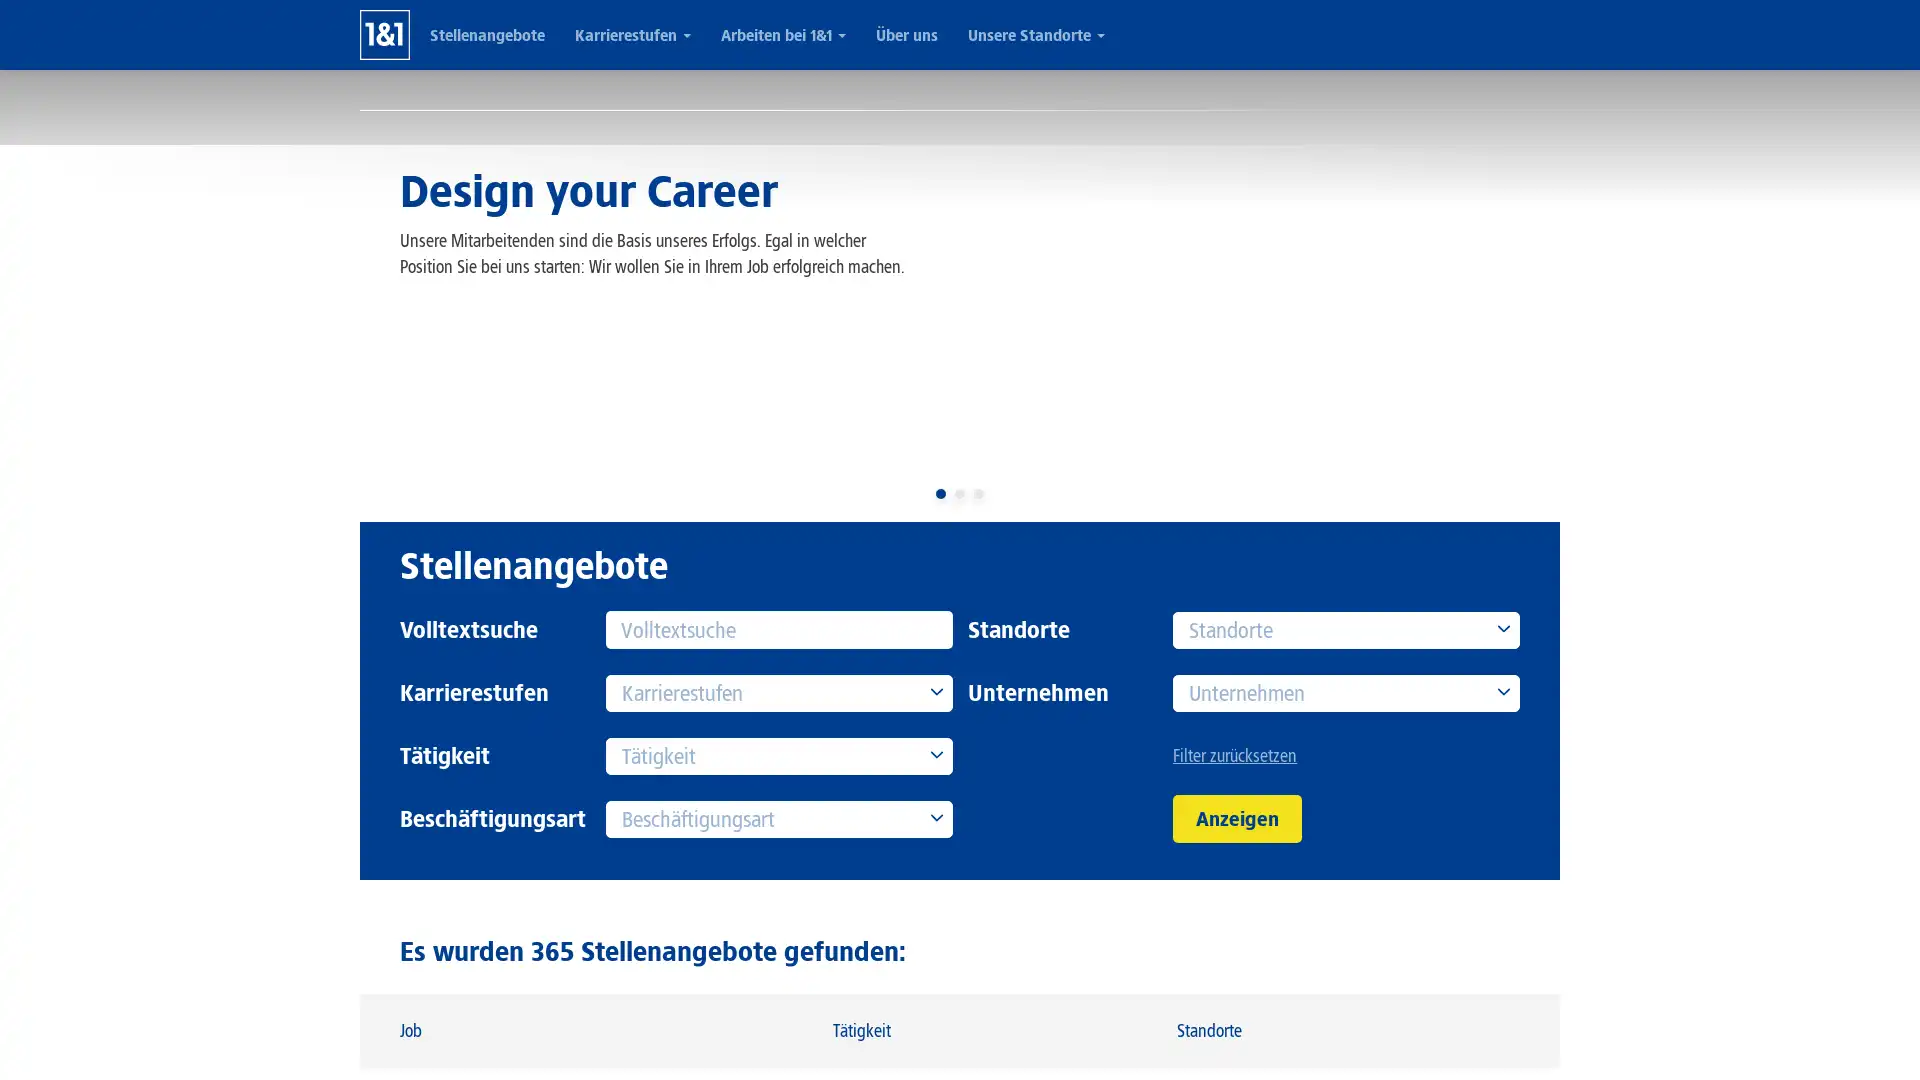  Describe the element at coordinates (1346, 756) in the screenshot. I see `Filter zurucksetzen` at that location.